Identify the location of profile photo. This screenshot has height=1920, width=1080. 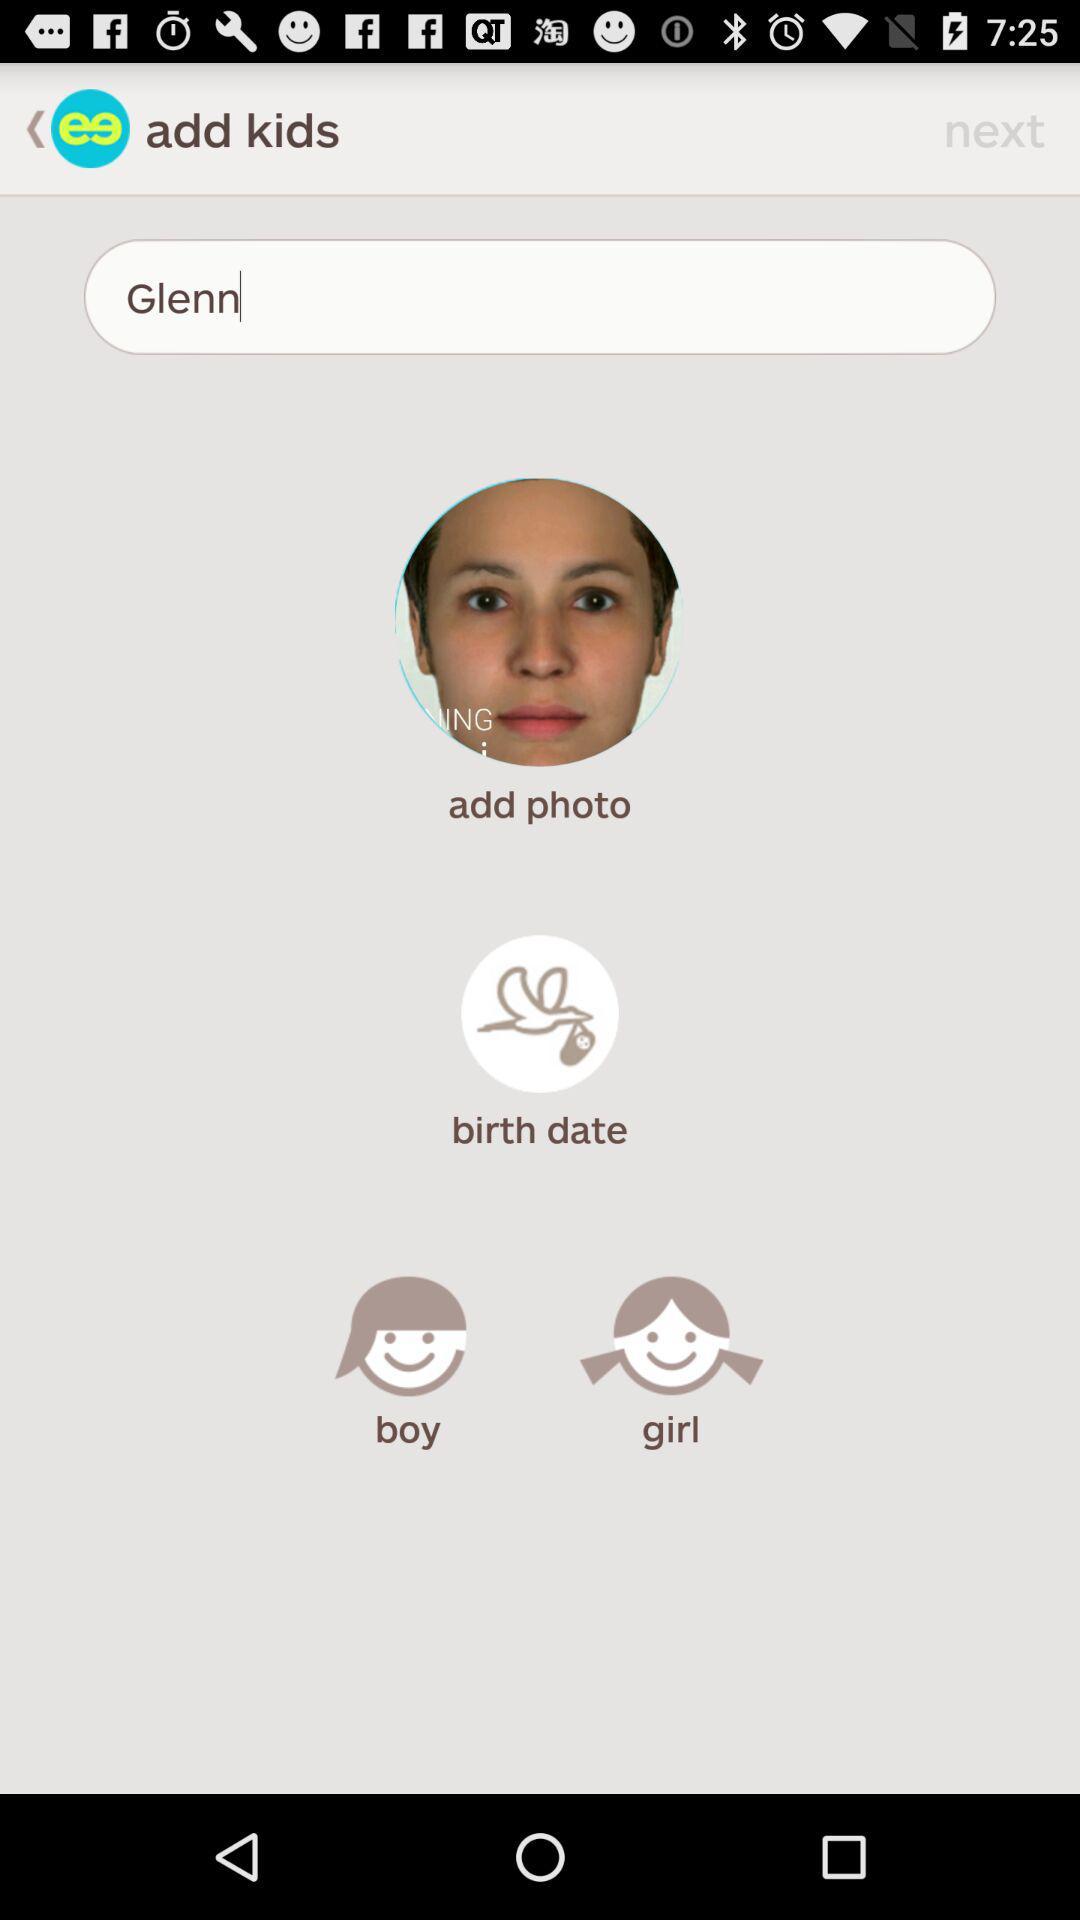
(538, 621).